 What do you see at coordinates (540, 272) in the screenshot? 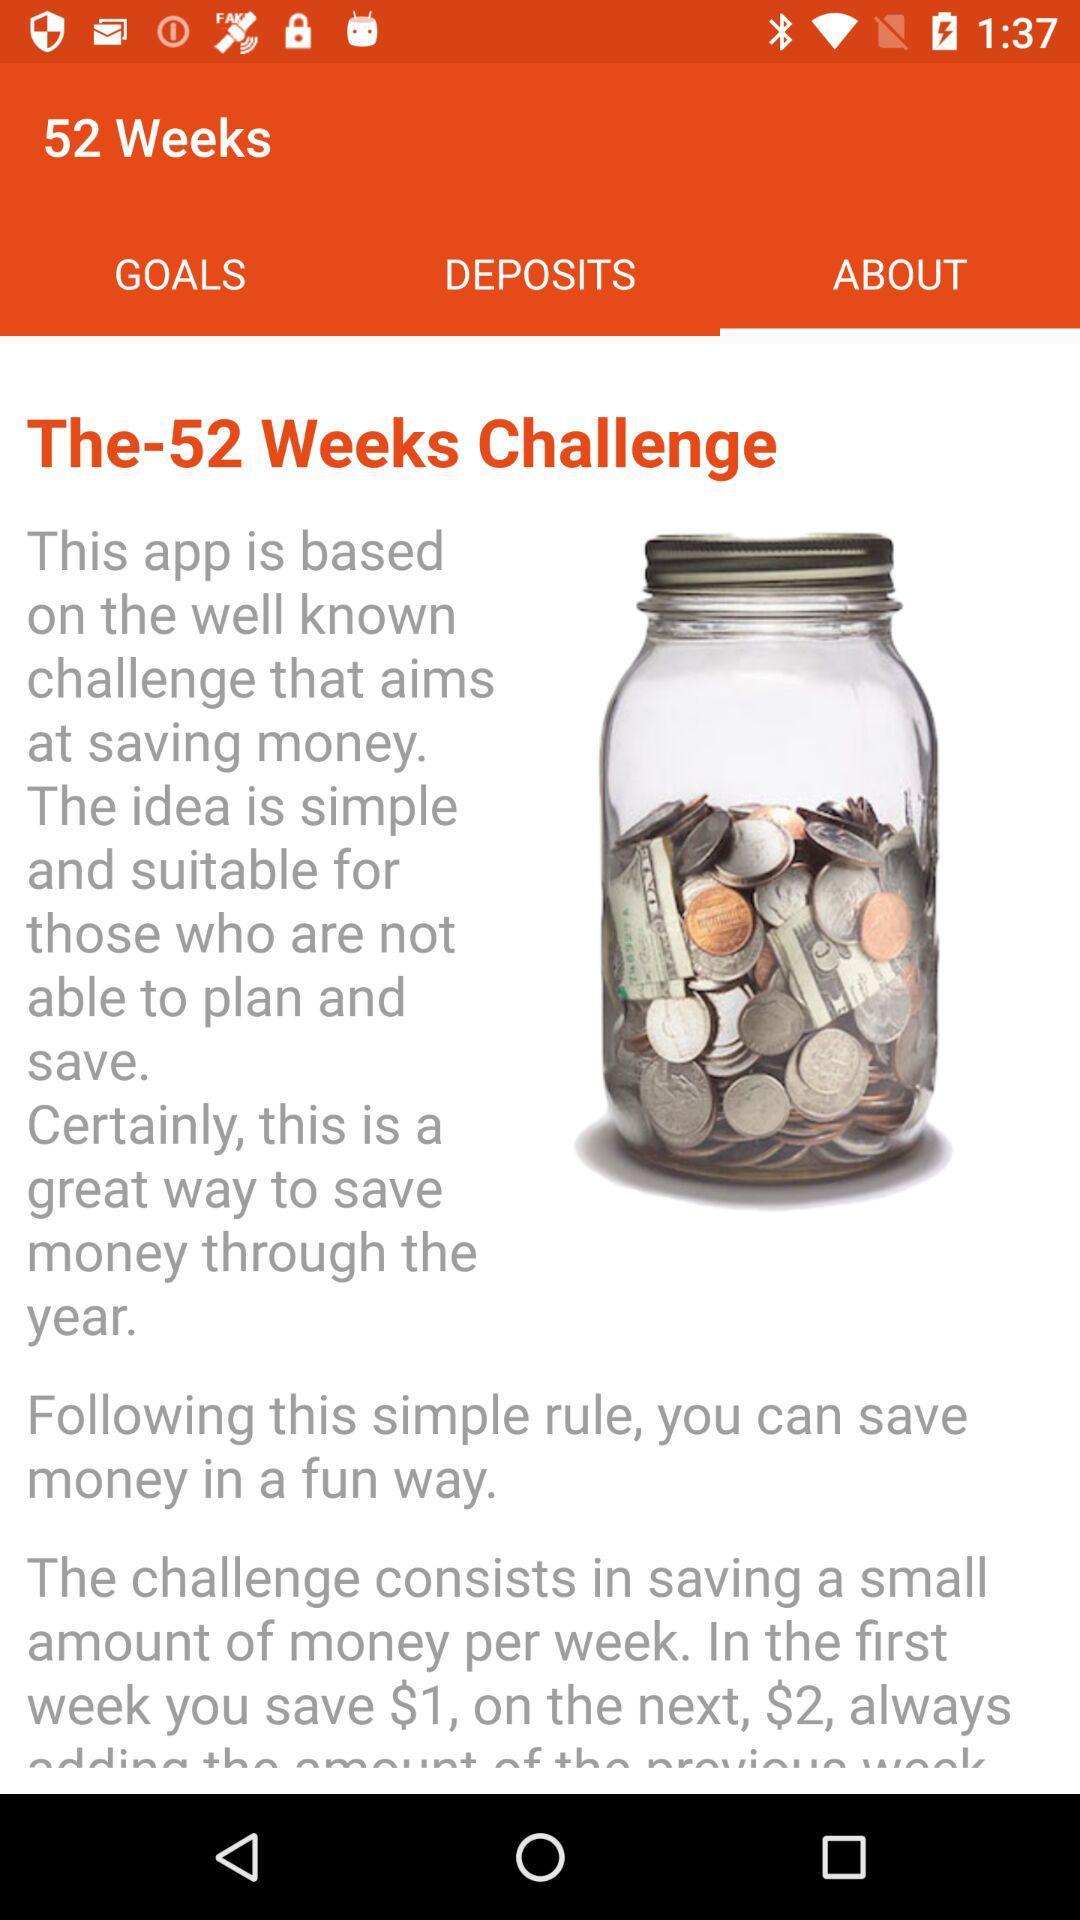
I see `icon to the left of about icon` at bounding box center [540, 272].